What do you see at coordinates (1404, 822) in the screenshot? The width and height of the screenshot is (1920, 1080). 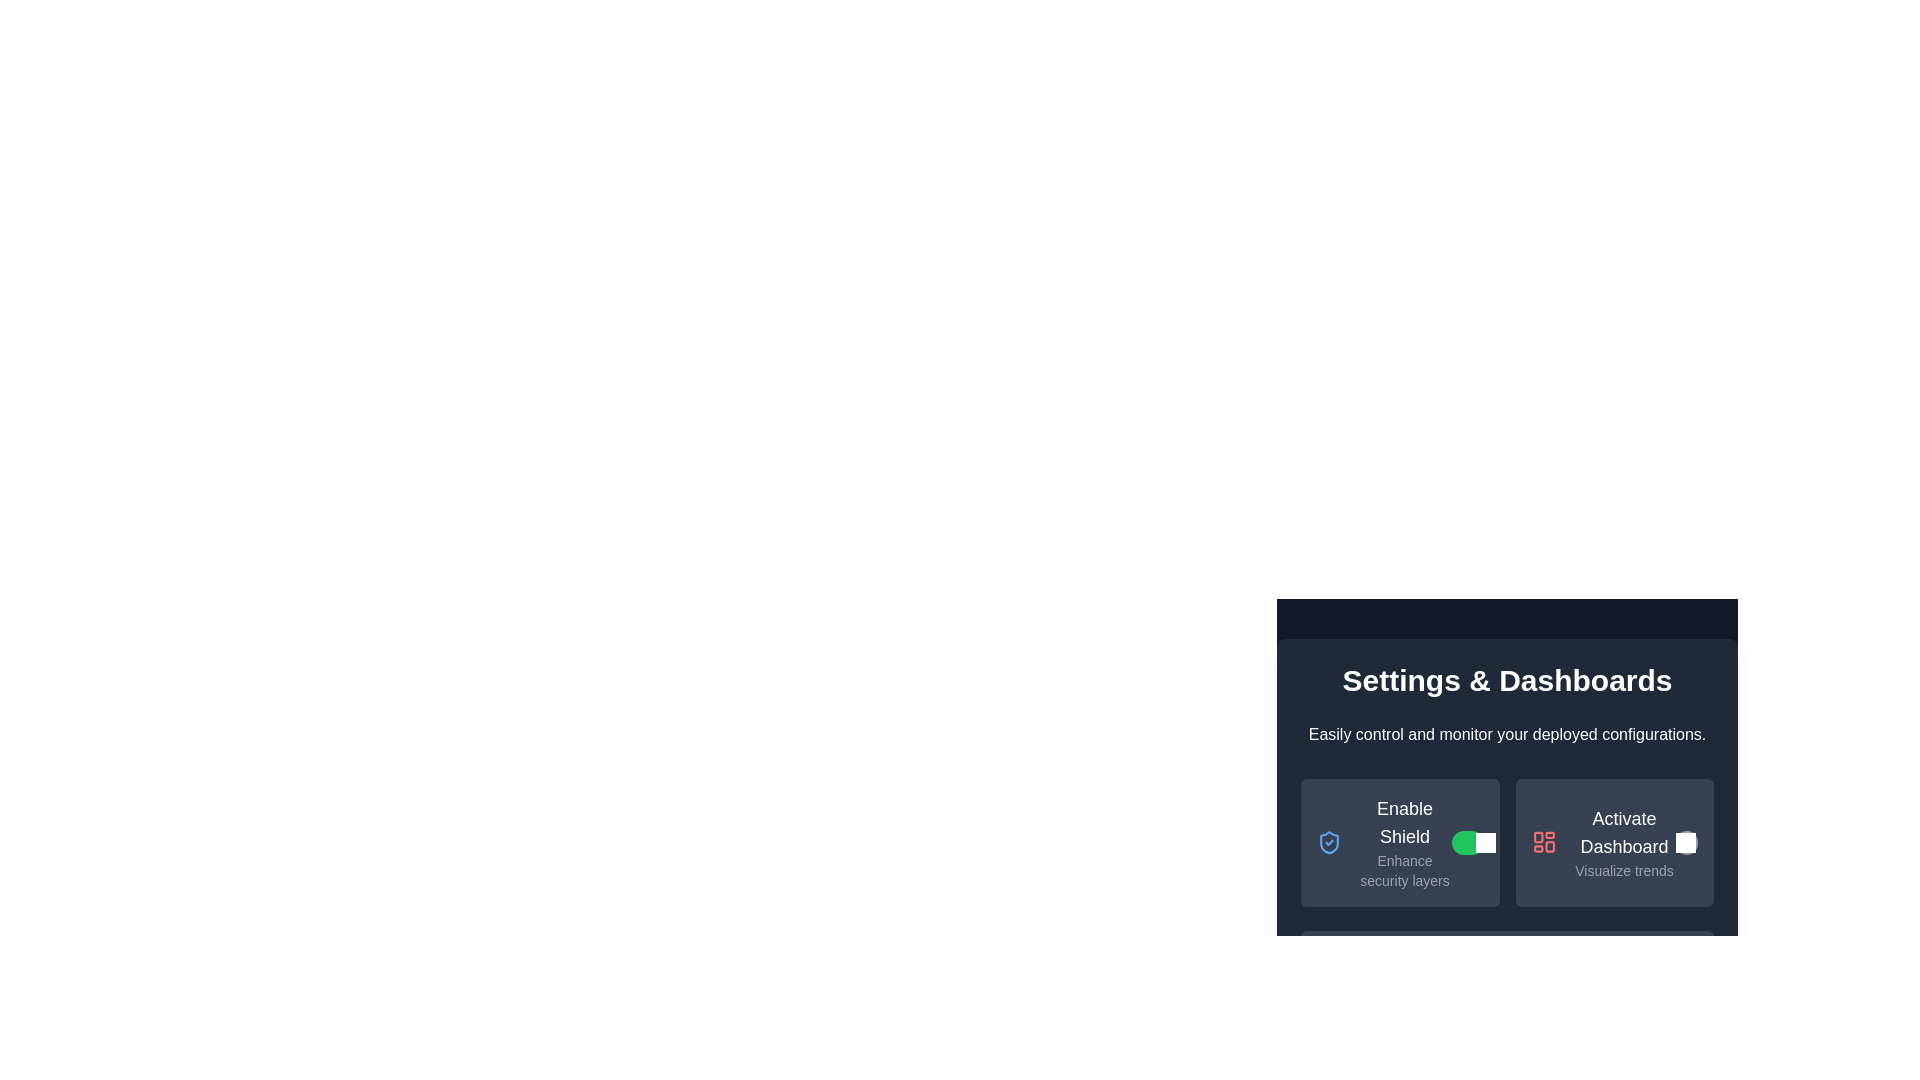 I see `the 'Enable Shield' static text, which is a prominent label in bold white font located at the top left quadrant of its card, adjacent to a green toggle switch` at bounding box center [1404, 822].